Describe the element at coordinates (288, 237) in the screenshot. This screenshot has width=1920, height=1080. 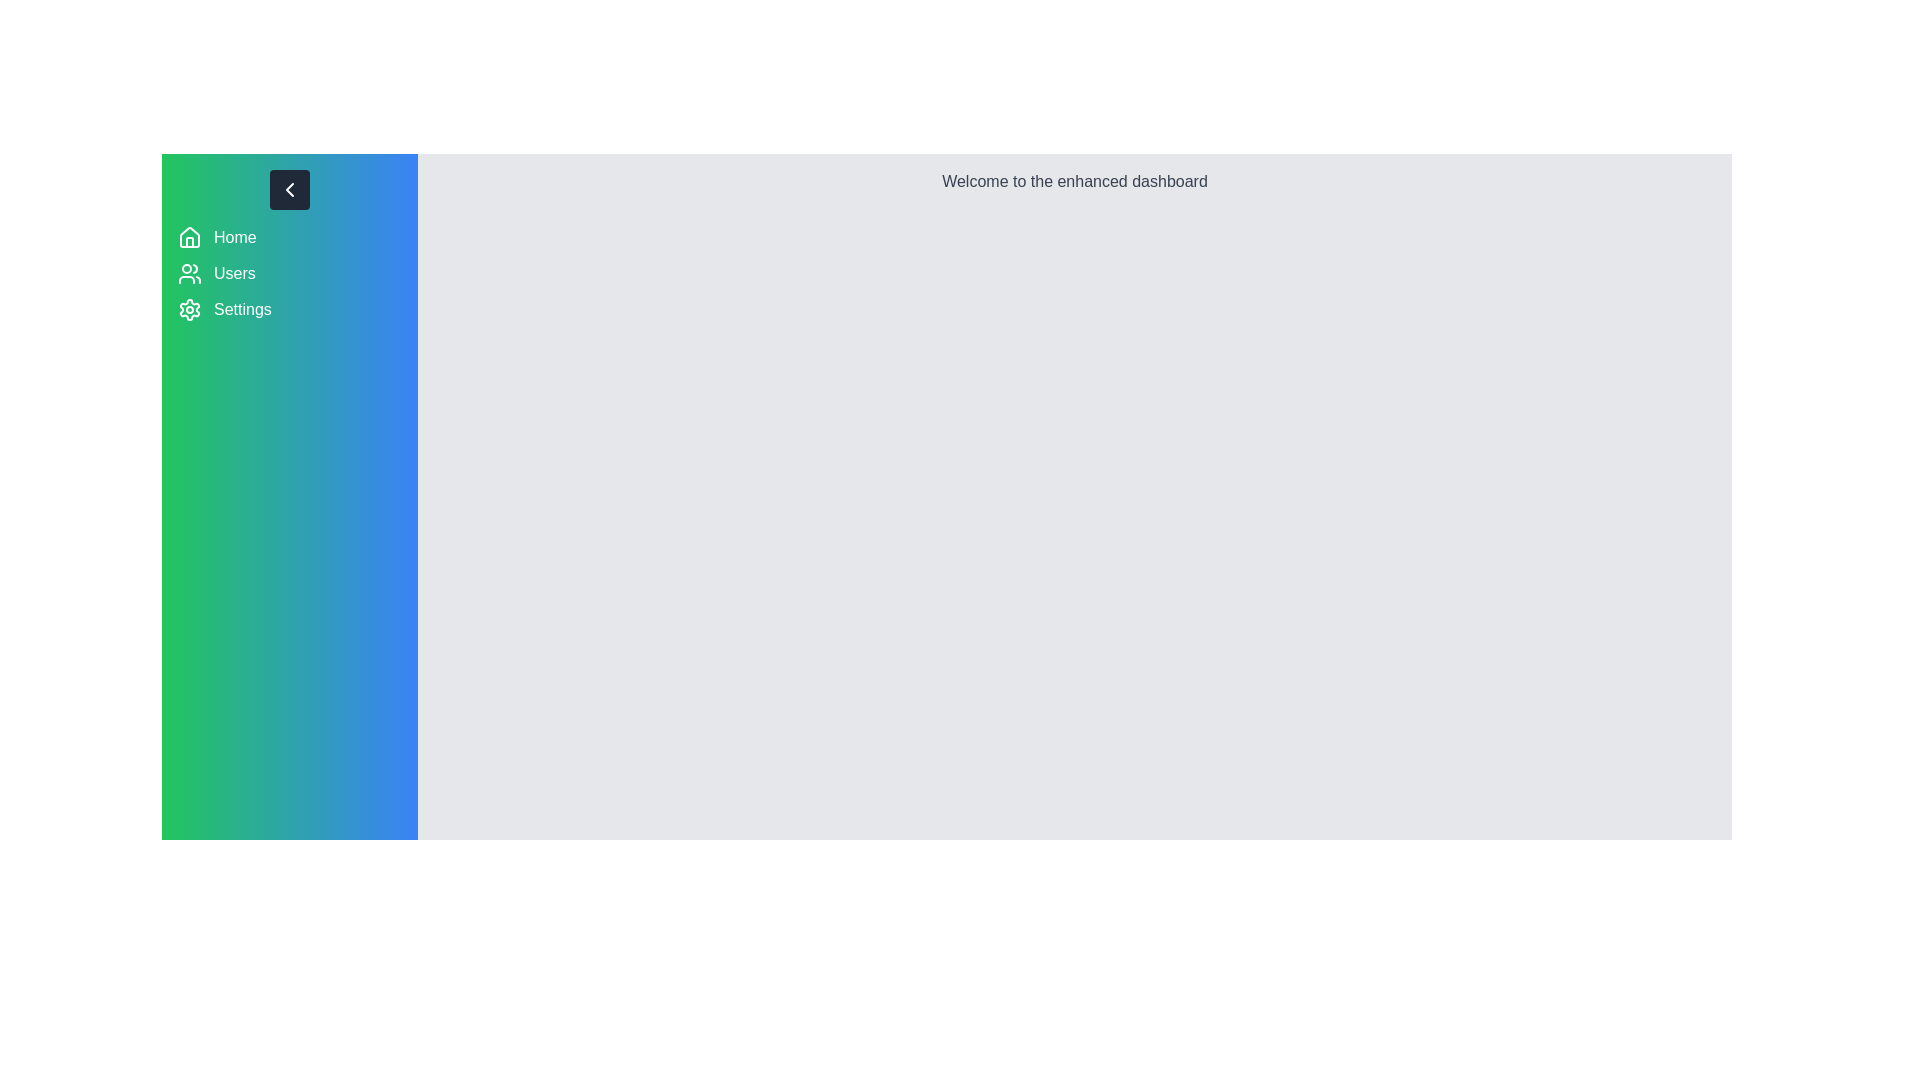
I see `the menu item Home by clicking on it` at that location.